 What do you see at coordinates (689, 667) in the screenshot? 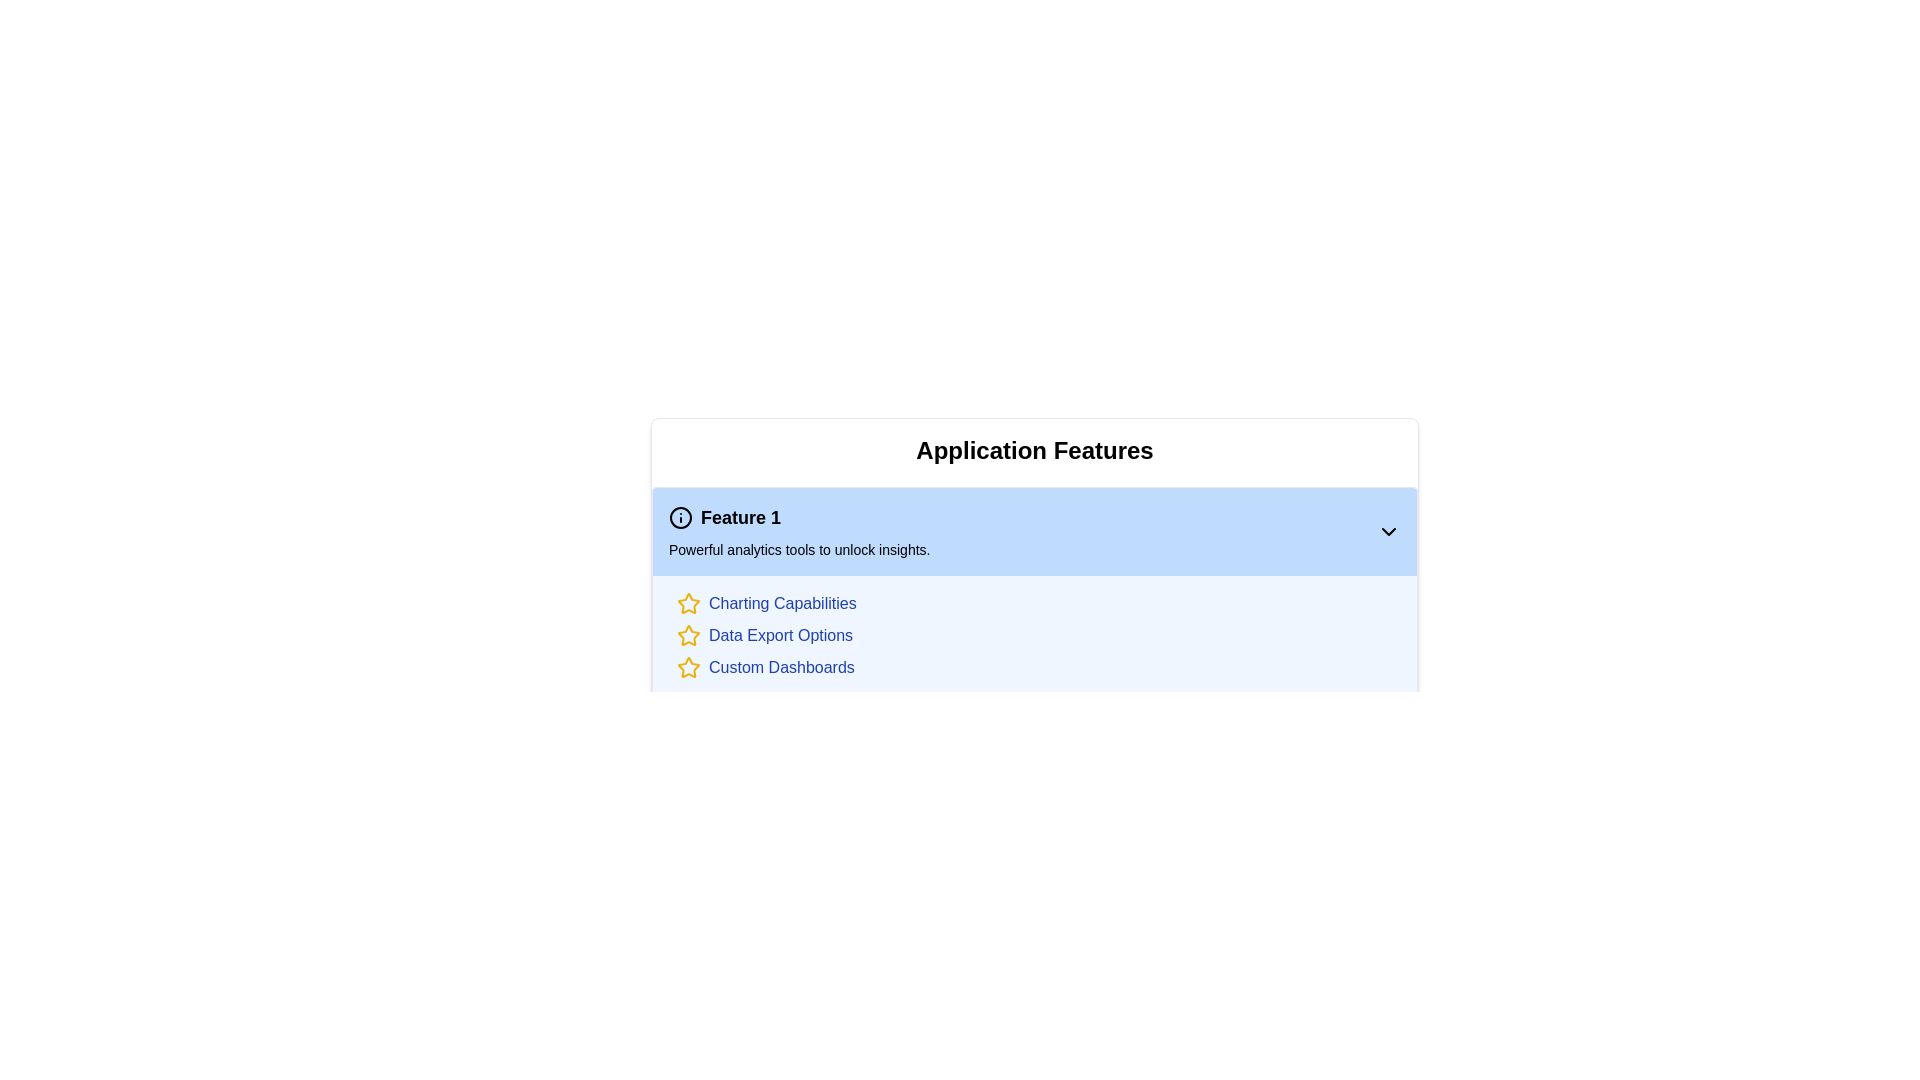
I see `the leftmost icon associated with the text 'Charting Capabilities' in the interface view` at bounding box center [689, 667].